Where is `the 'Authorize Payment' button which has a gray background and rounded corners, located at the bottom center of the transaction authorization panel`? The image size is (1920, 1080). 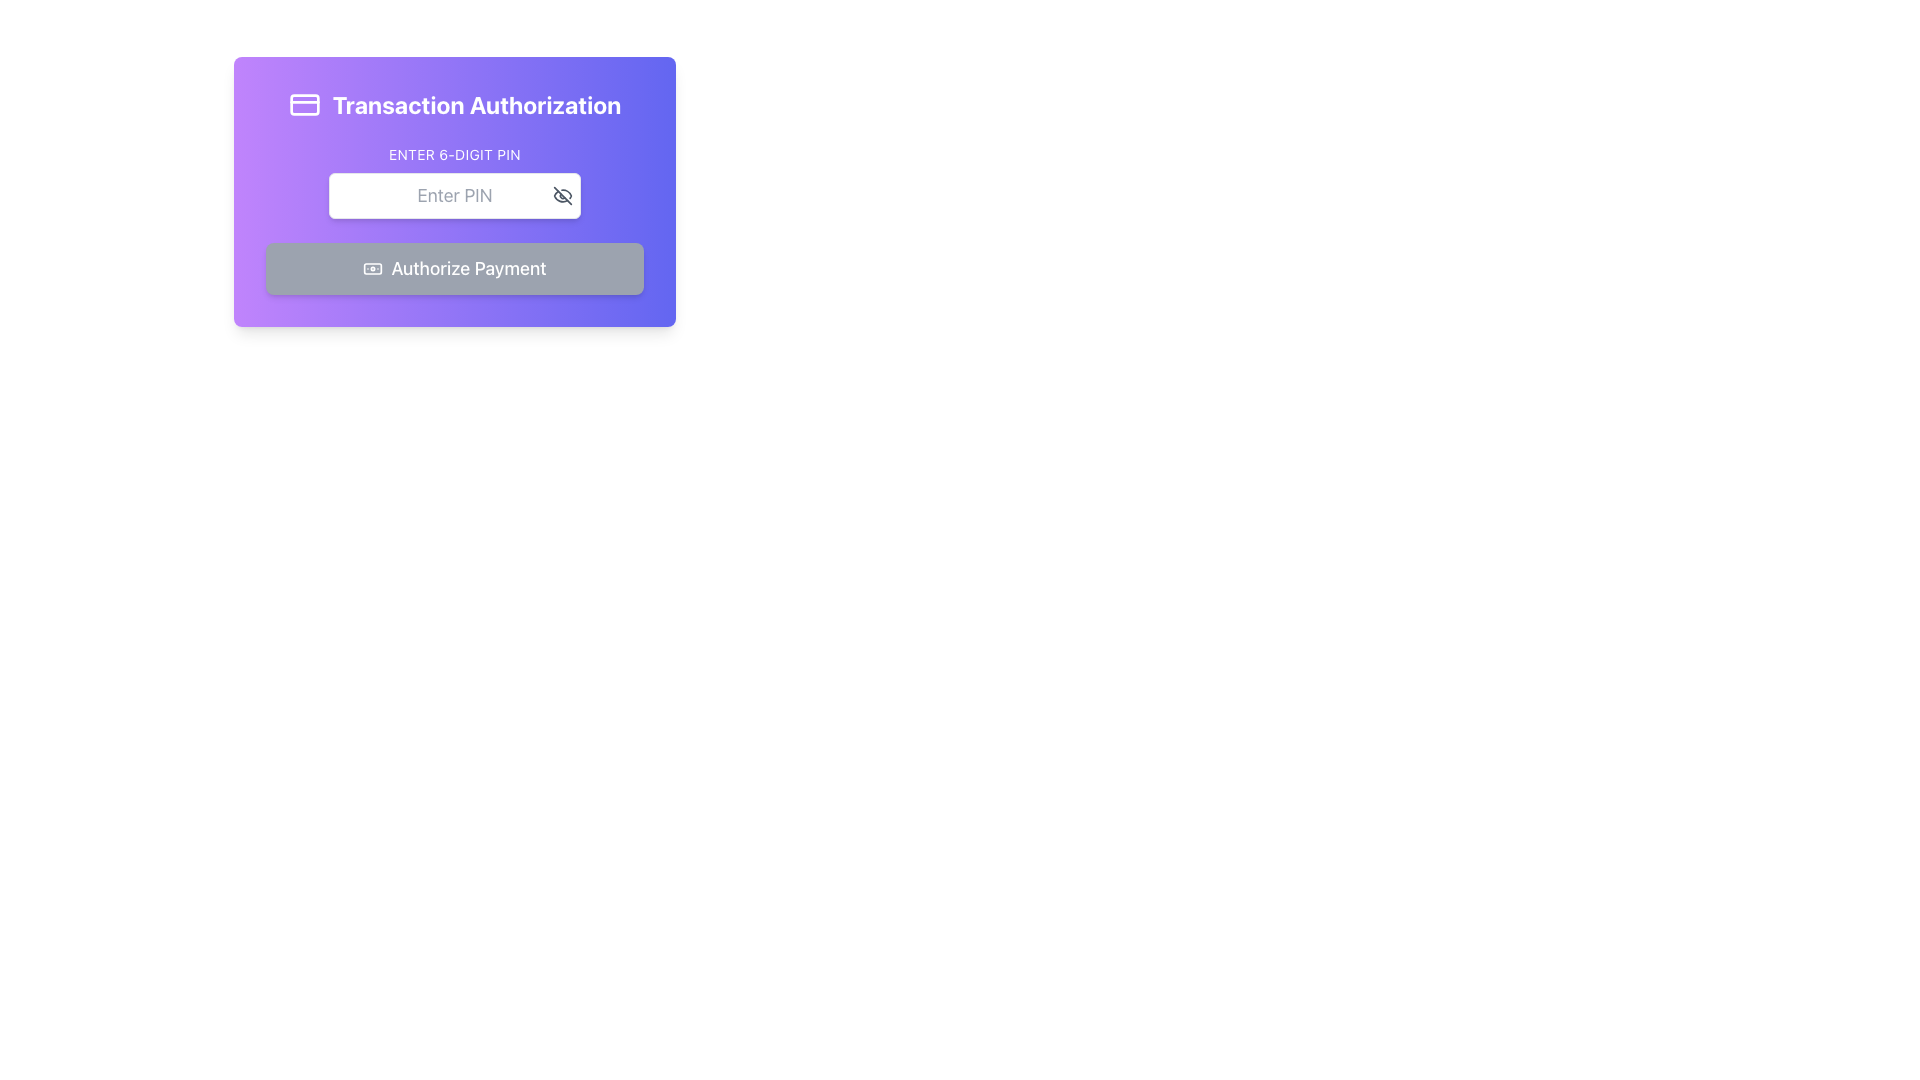
the 'Authorize Payment' button which has a gray background and rounded corners, located at the bottom center of the transaction authorization panel is located at coordinates (468, 268).